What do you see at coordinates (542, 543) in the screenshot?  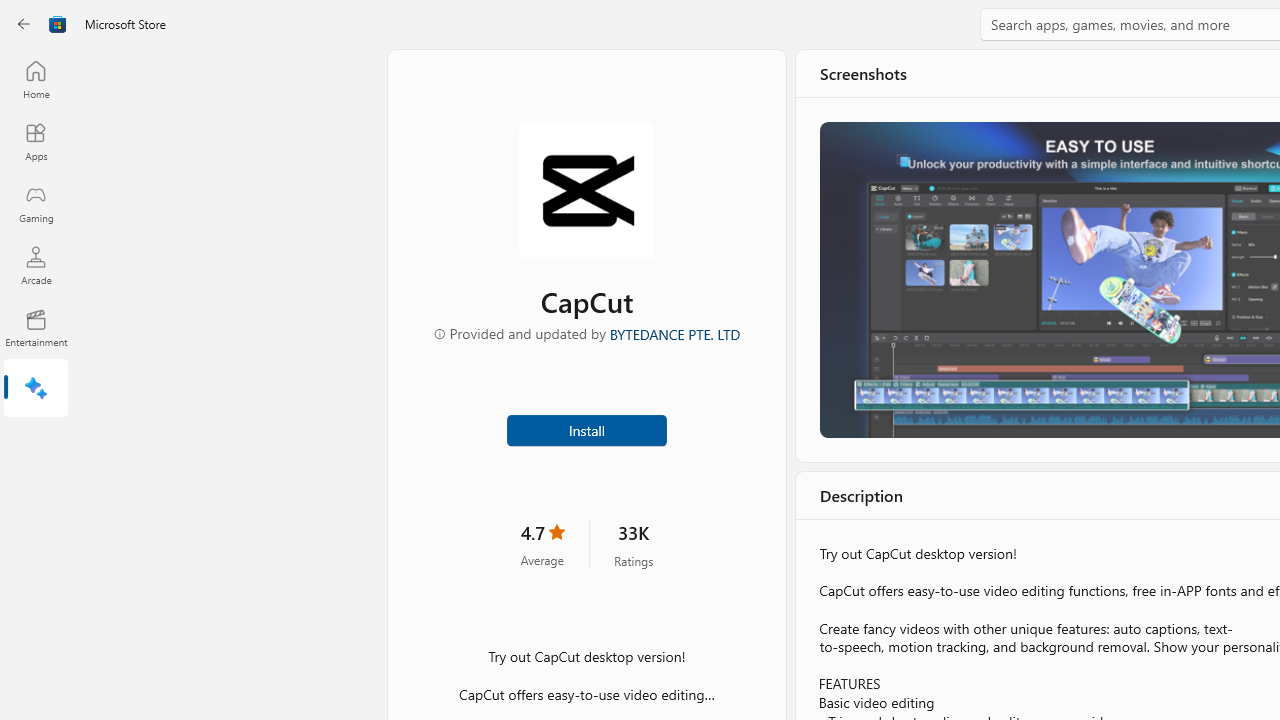 I see `'4.7 stars. Click to skip to ratings and reviews'` at bounding box center [542, 543].